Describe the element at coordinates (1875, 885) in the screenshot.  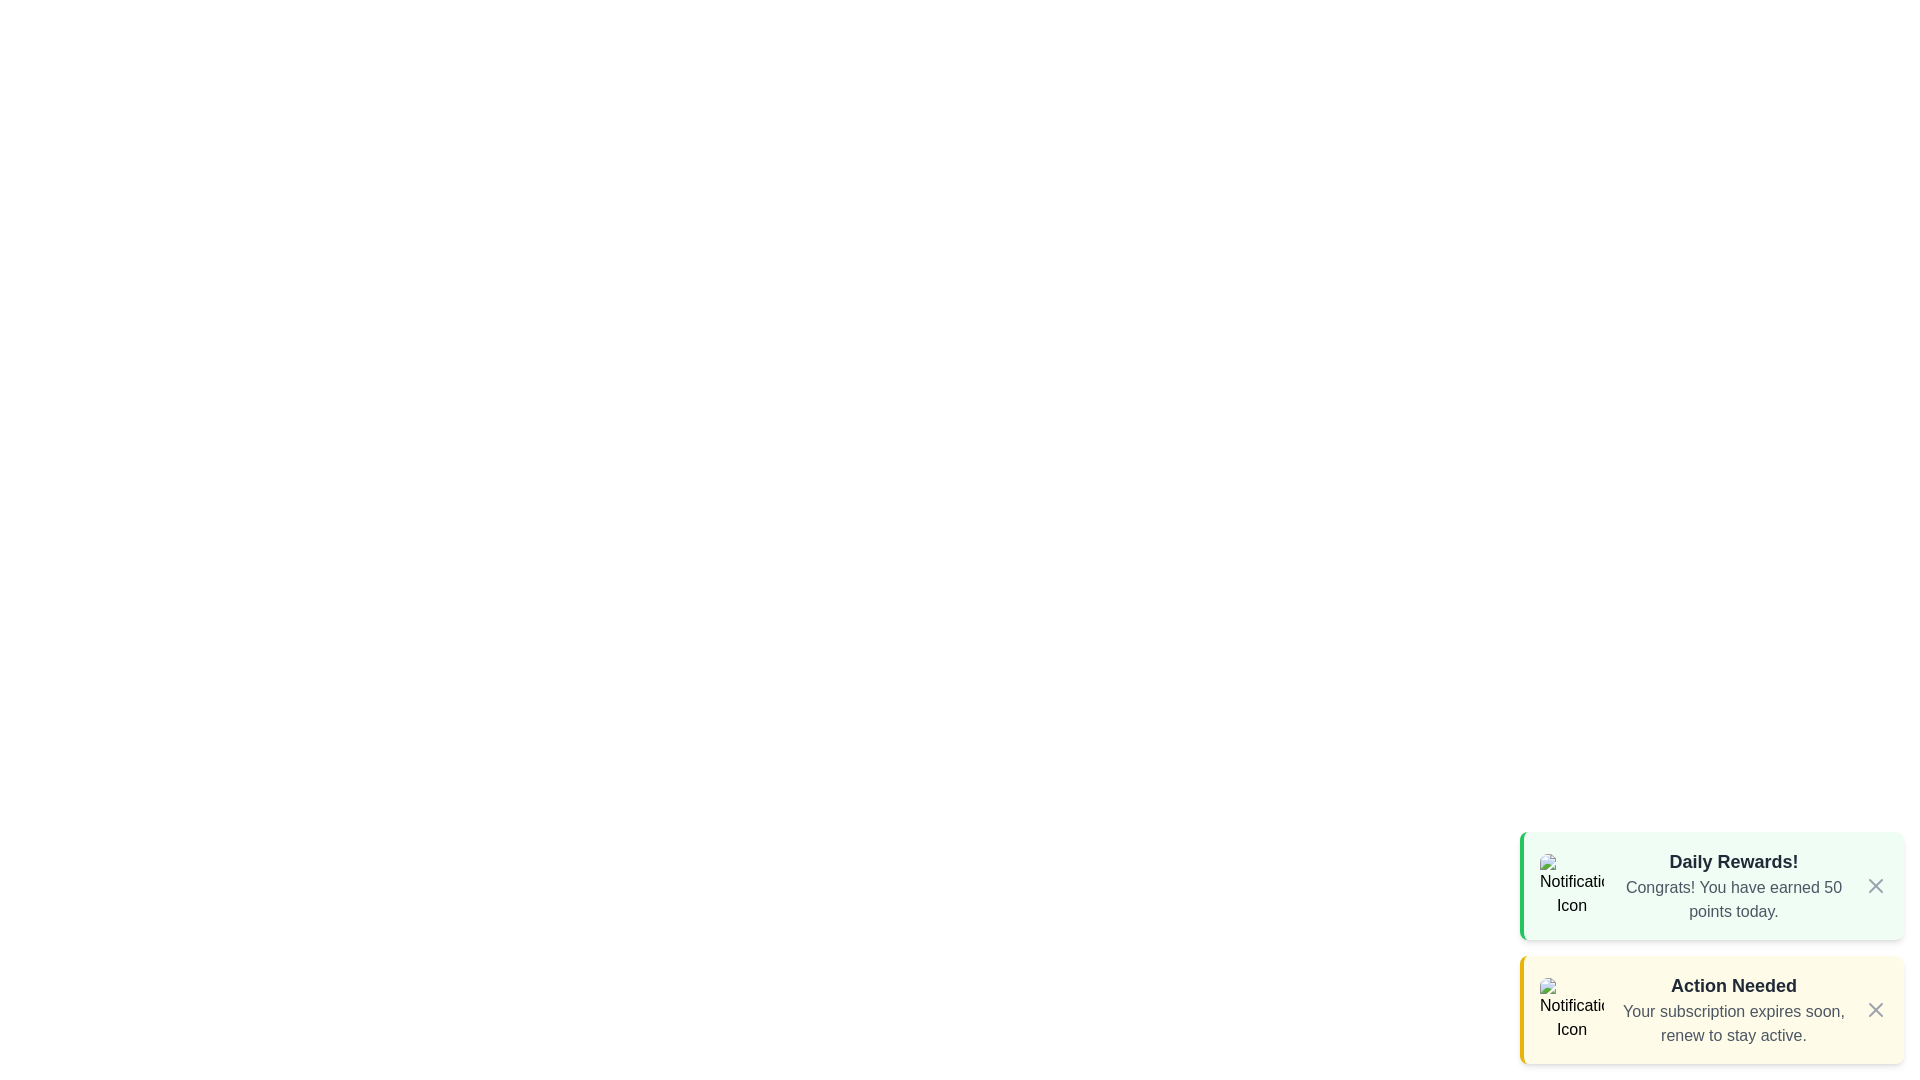
I see `the close button of the notification with the title Daily Rewards!` at that location.